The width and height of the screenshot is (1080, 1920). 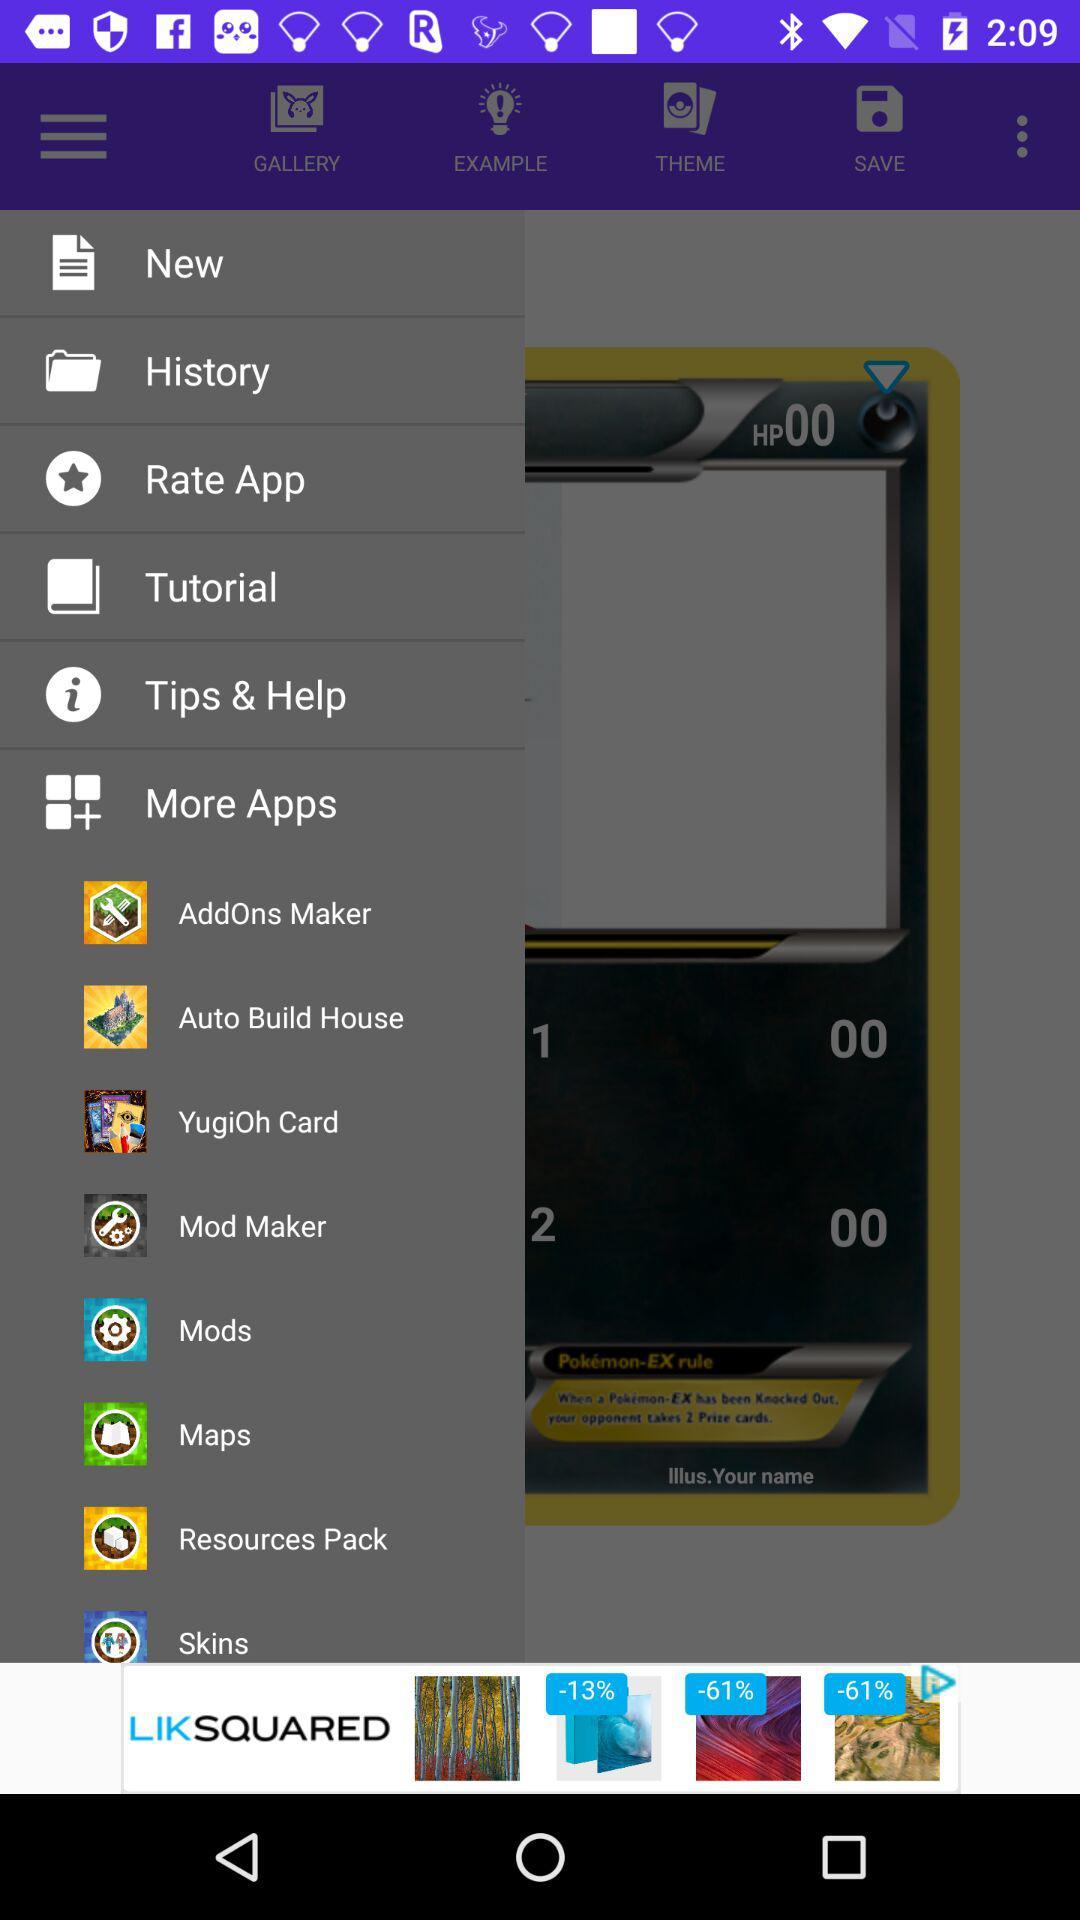 What do you see at coordinates (885, 420) in the screenshot?
I see `the emoji icon` at bounding box center [885, 420].